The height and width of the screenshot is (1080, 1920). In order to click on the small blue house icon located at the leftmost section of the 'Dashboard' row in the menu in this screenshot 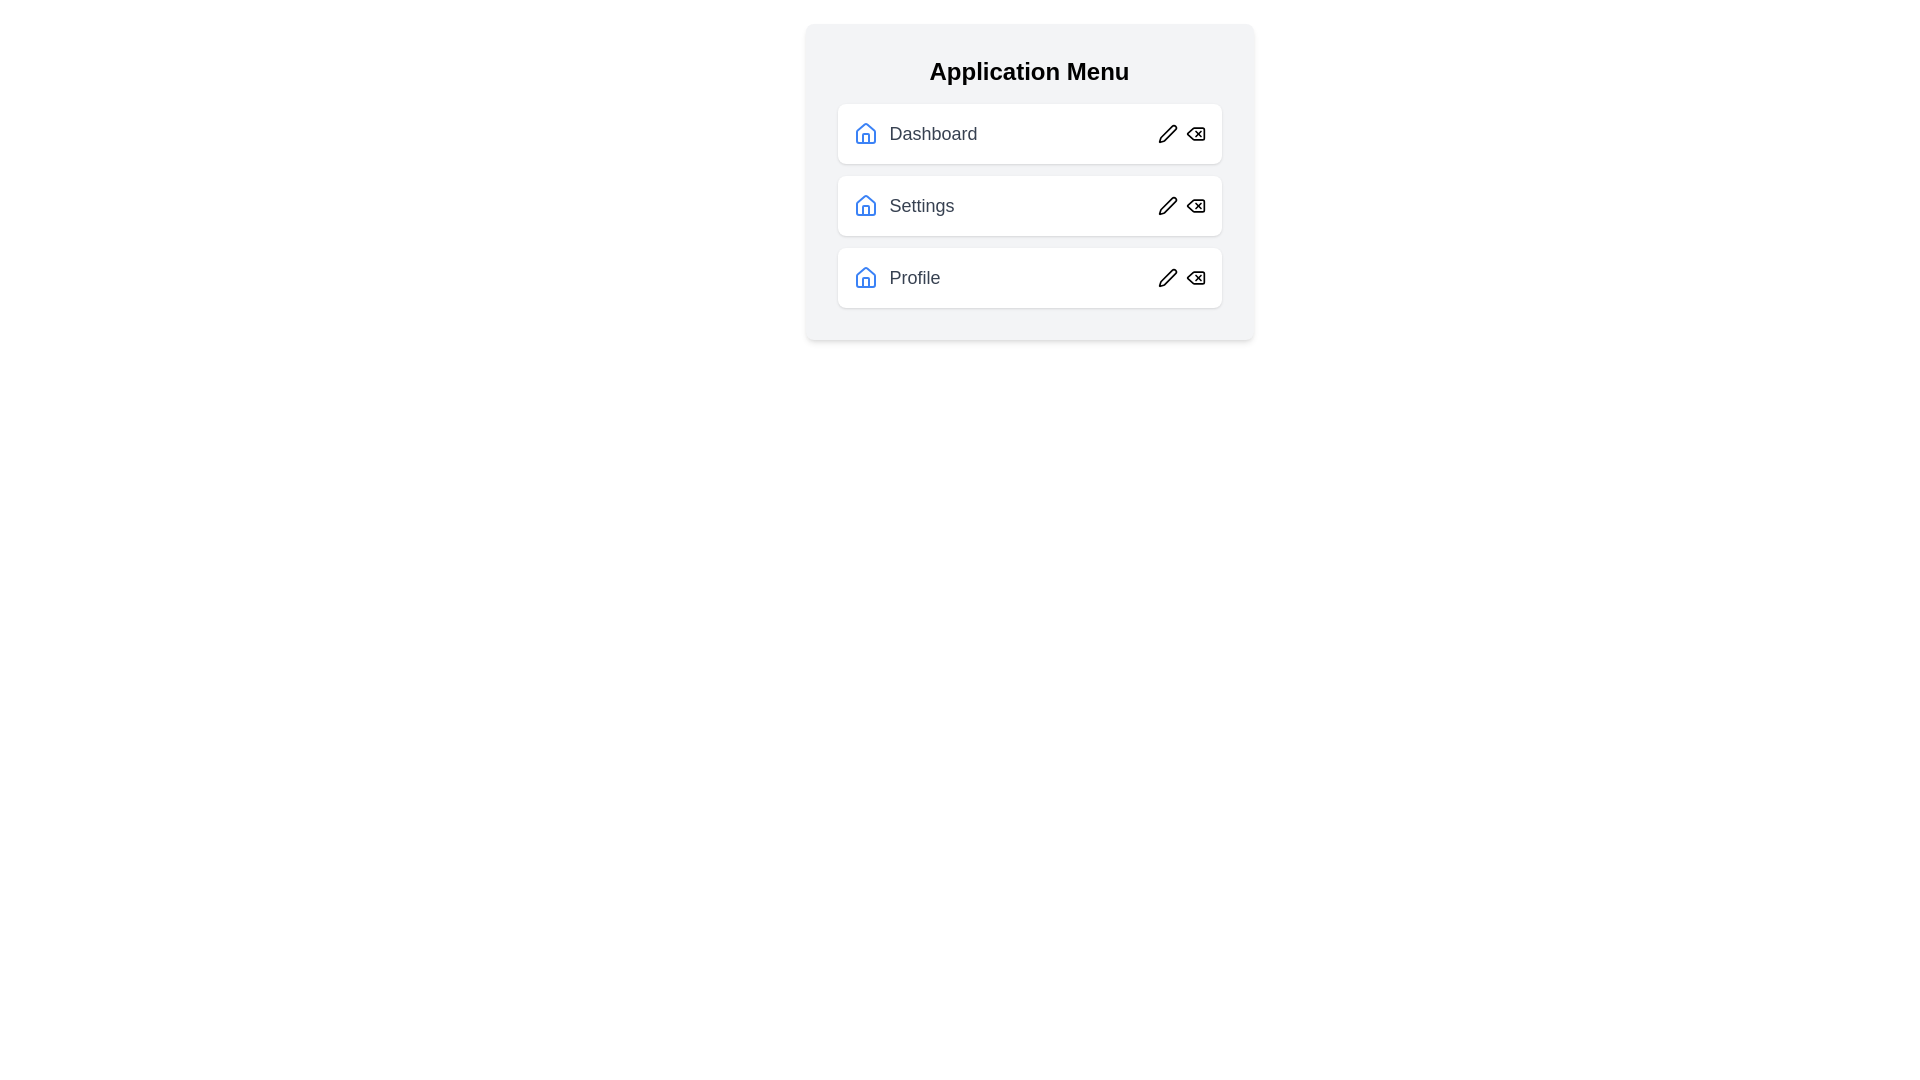, I will do `click(865, 134)`.